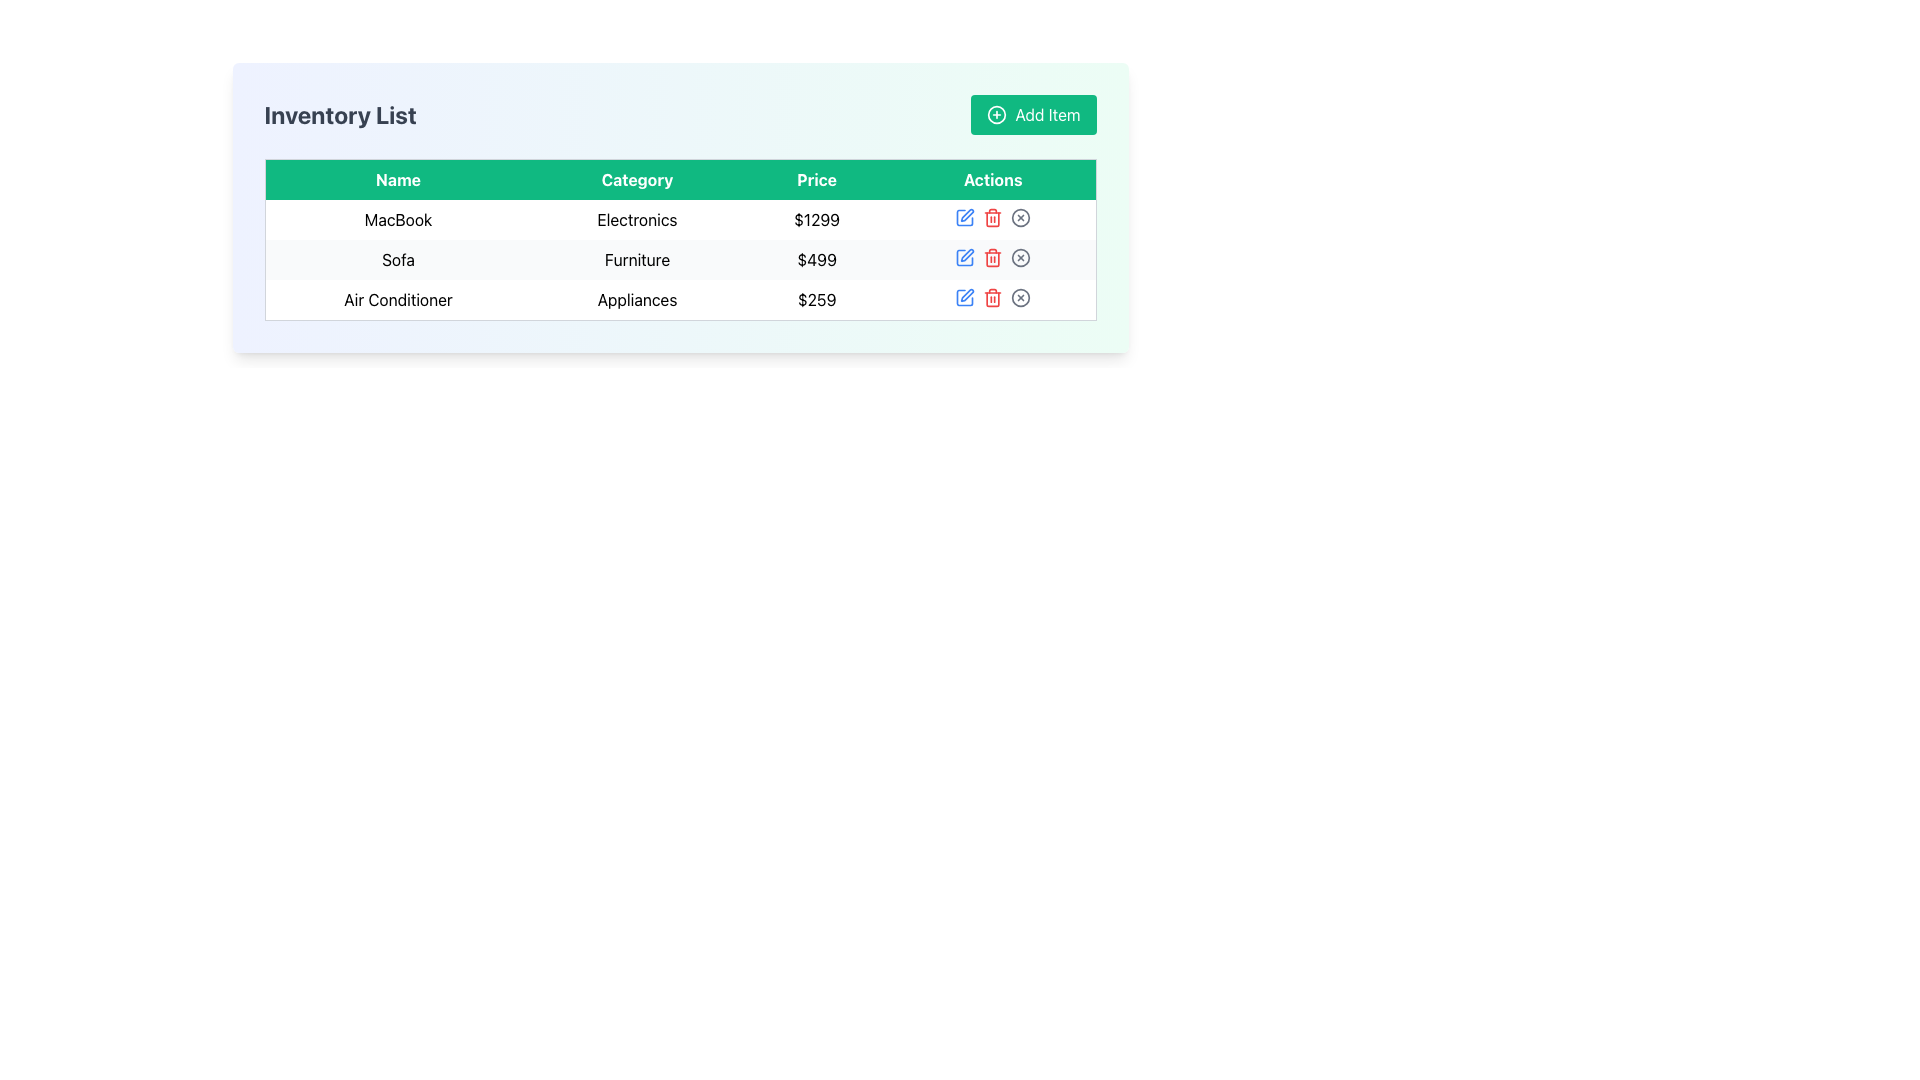 The height and width of the screenshot is (1080, 1920). What do you see at coordinates (993, 218) in the screenshot?
I see `the delete icon button in the 'Actions' column of the first row in the table` at bounding box center [993, 218].